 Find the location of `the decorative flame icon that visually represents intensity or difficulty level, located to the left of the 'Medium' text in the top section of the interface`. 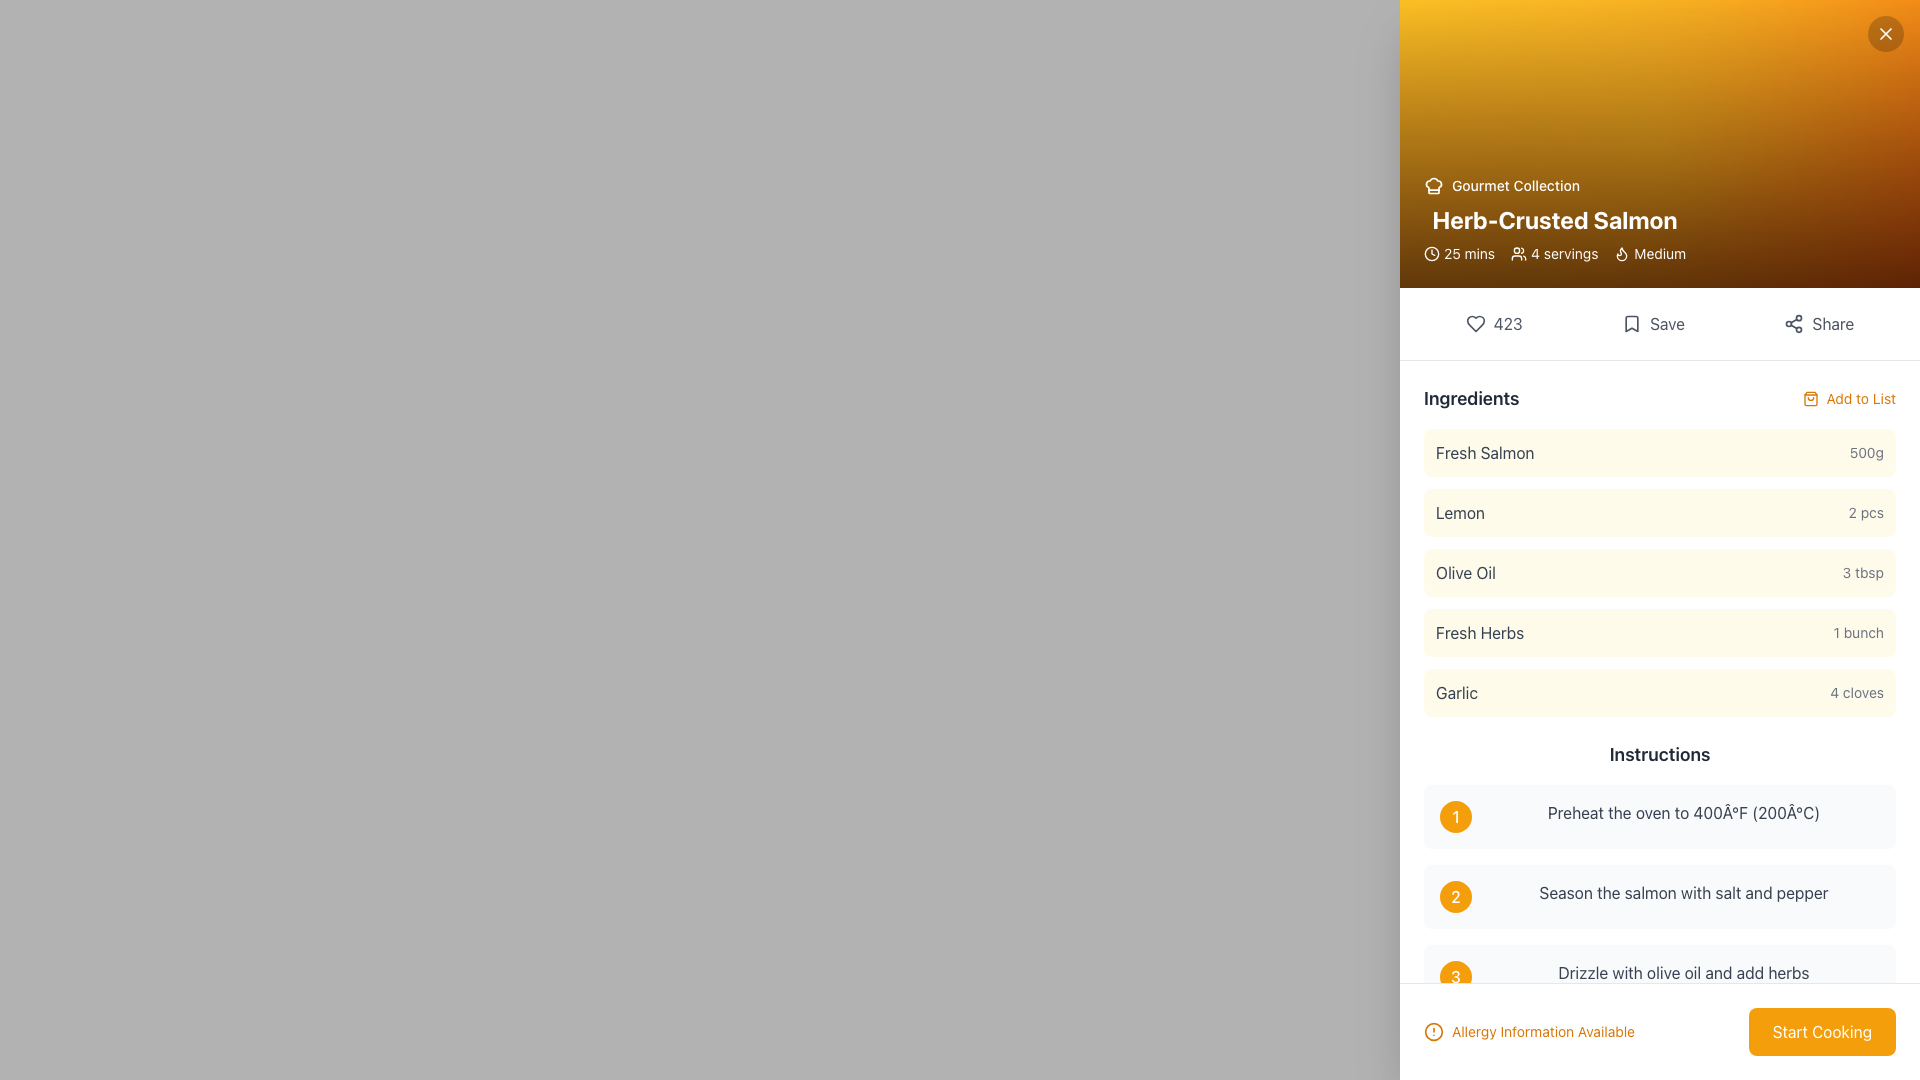

the decorative flame icon that visually represents intensity or difficulty level, located to the left of the 'Medium' text in the top section of the interface is located at coordinates (1622, 253).